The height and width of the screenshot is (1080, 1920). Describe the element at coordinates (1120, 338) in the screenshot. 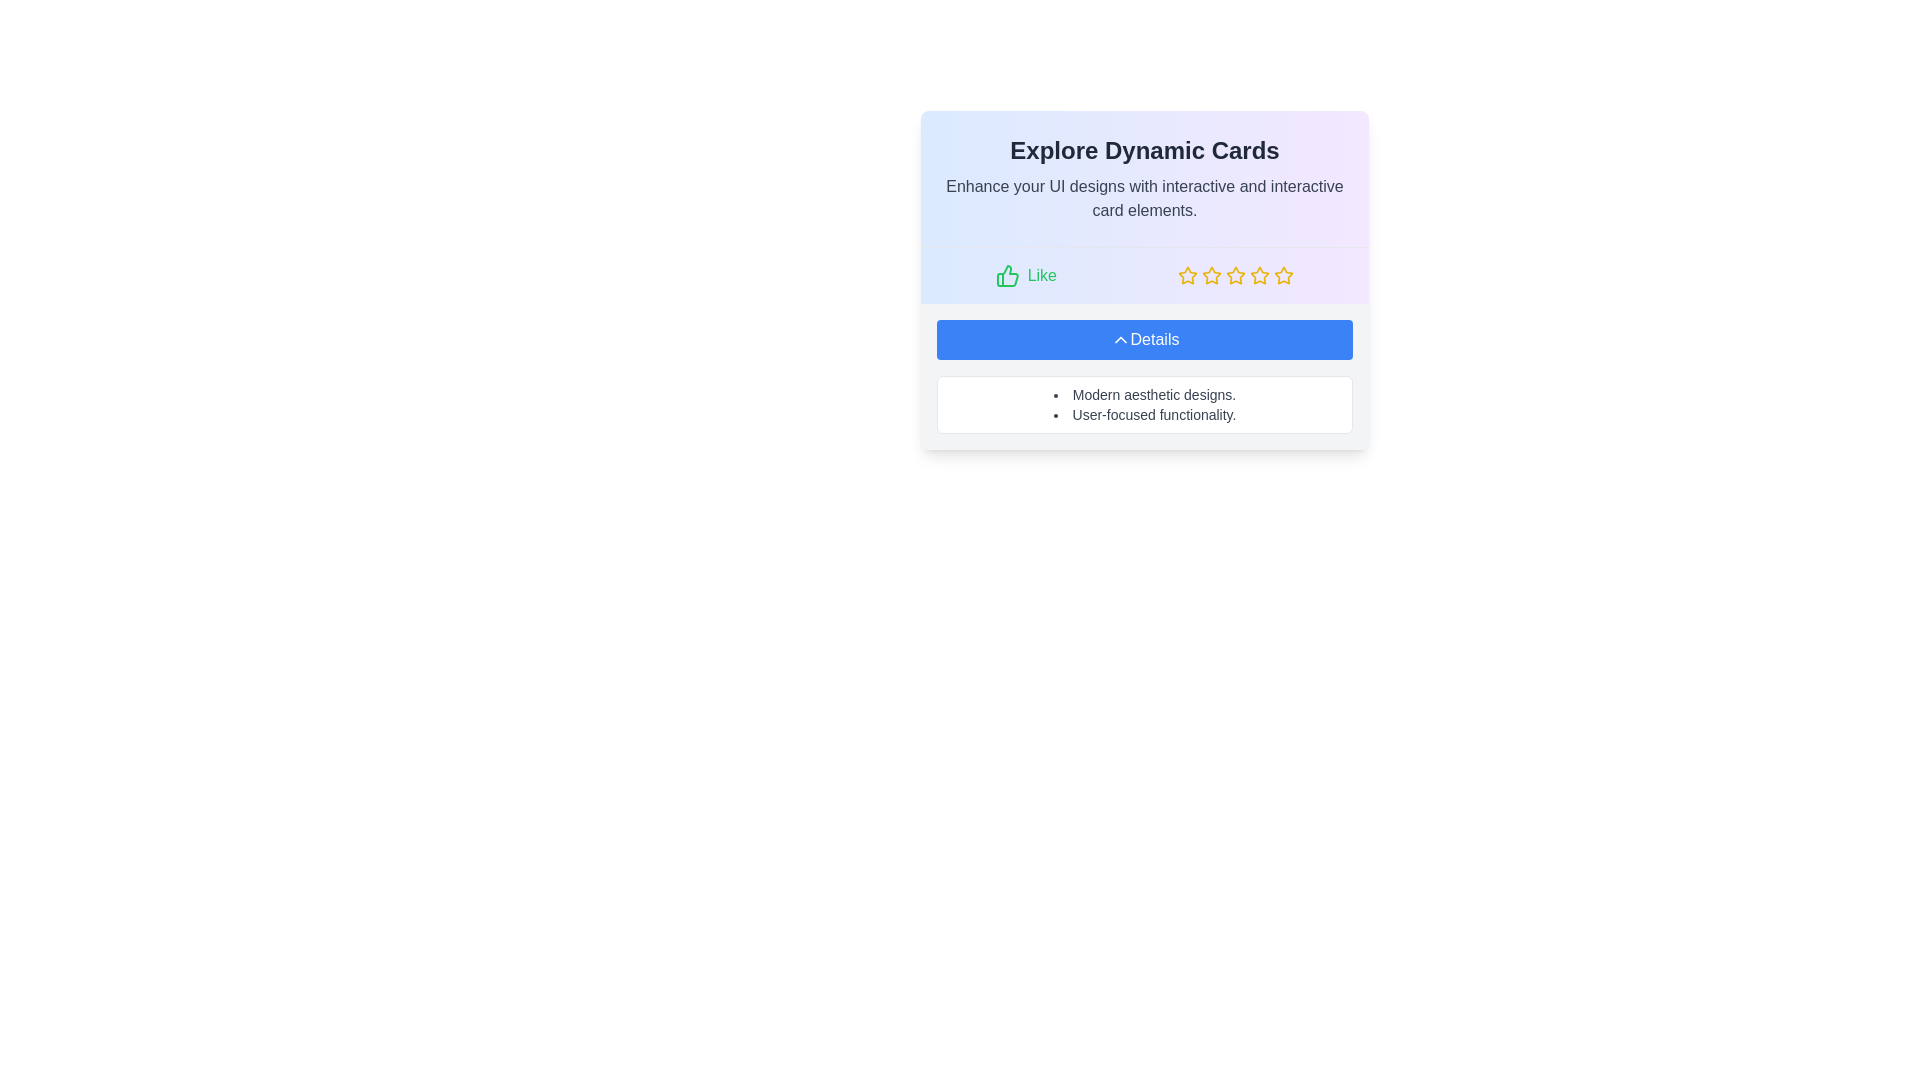

I see `the leftmost icon inside the 'Details' button, which indicates the expansion or collapse of additional details` at that location.